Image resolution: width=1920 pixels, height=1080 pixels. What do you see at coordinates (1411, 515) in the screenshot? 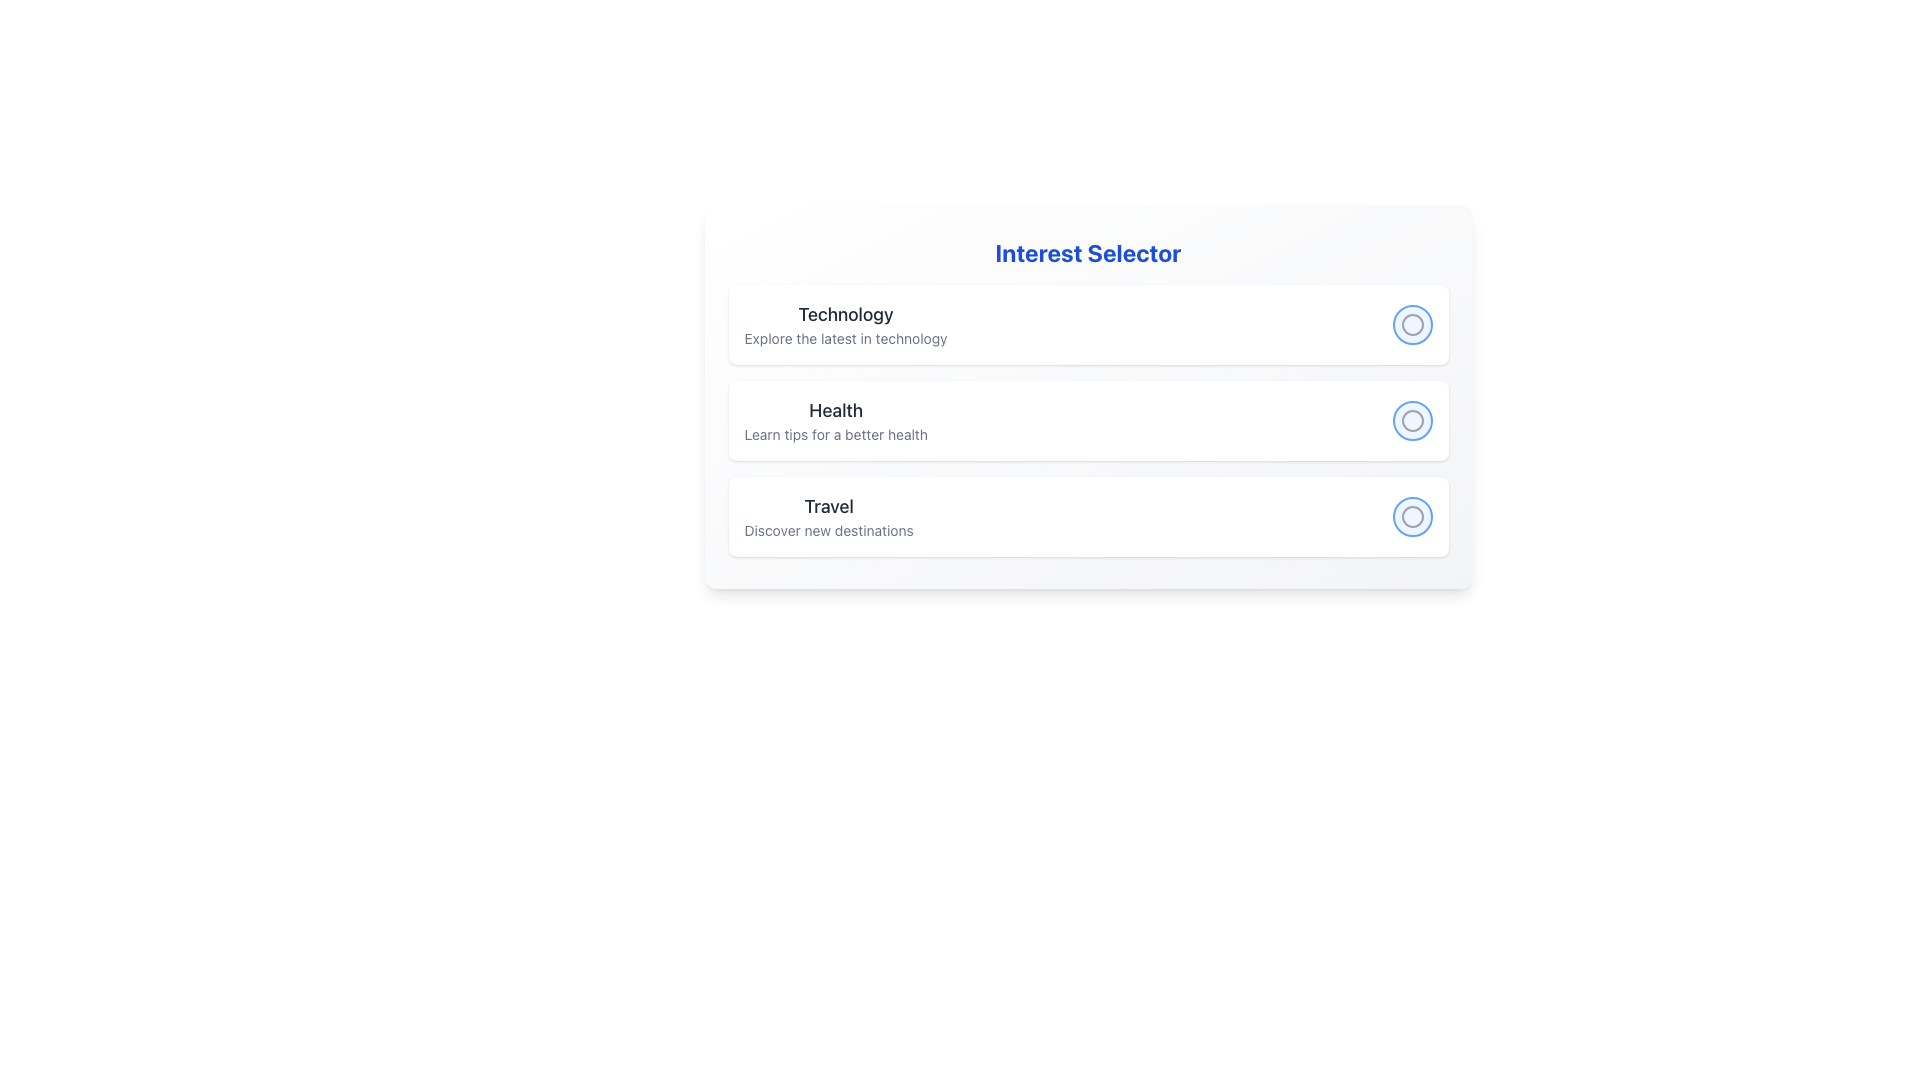
I see `the circular graphical component with a defined border color` at bounding box center [1411, 515].